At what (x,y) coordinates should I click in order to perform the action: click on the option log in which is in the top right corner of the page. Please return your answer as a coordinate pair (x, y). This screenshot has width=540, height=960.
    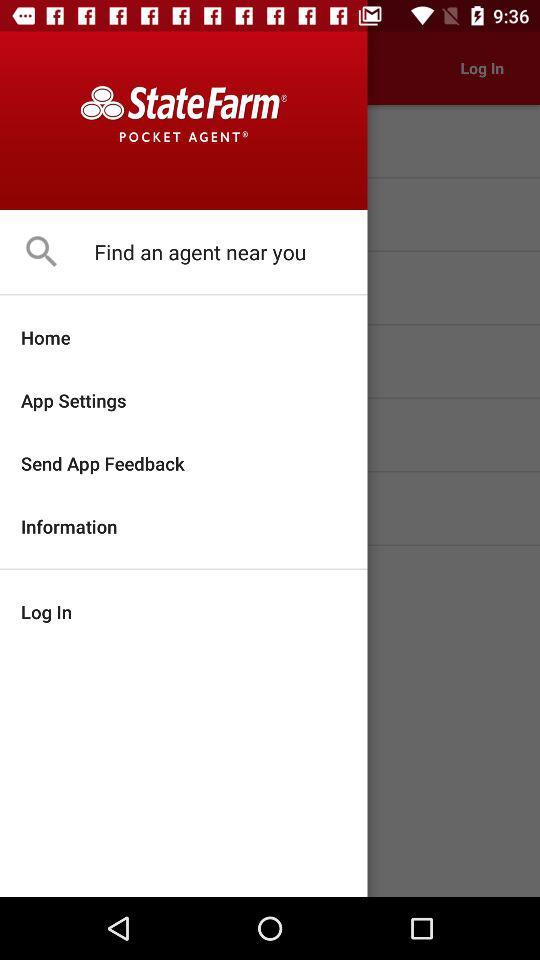
    Looking at the image, I should click on (481, 68).